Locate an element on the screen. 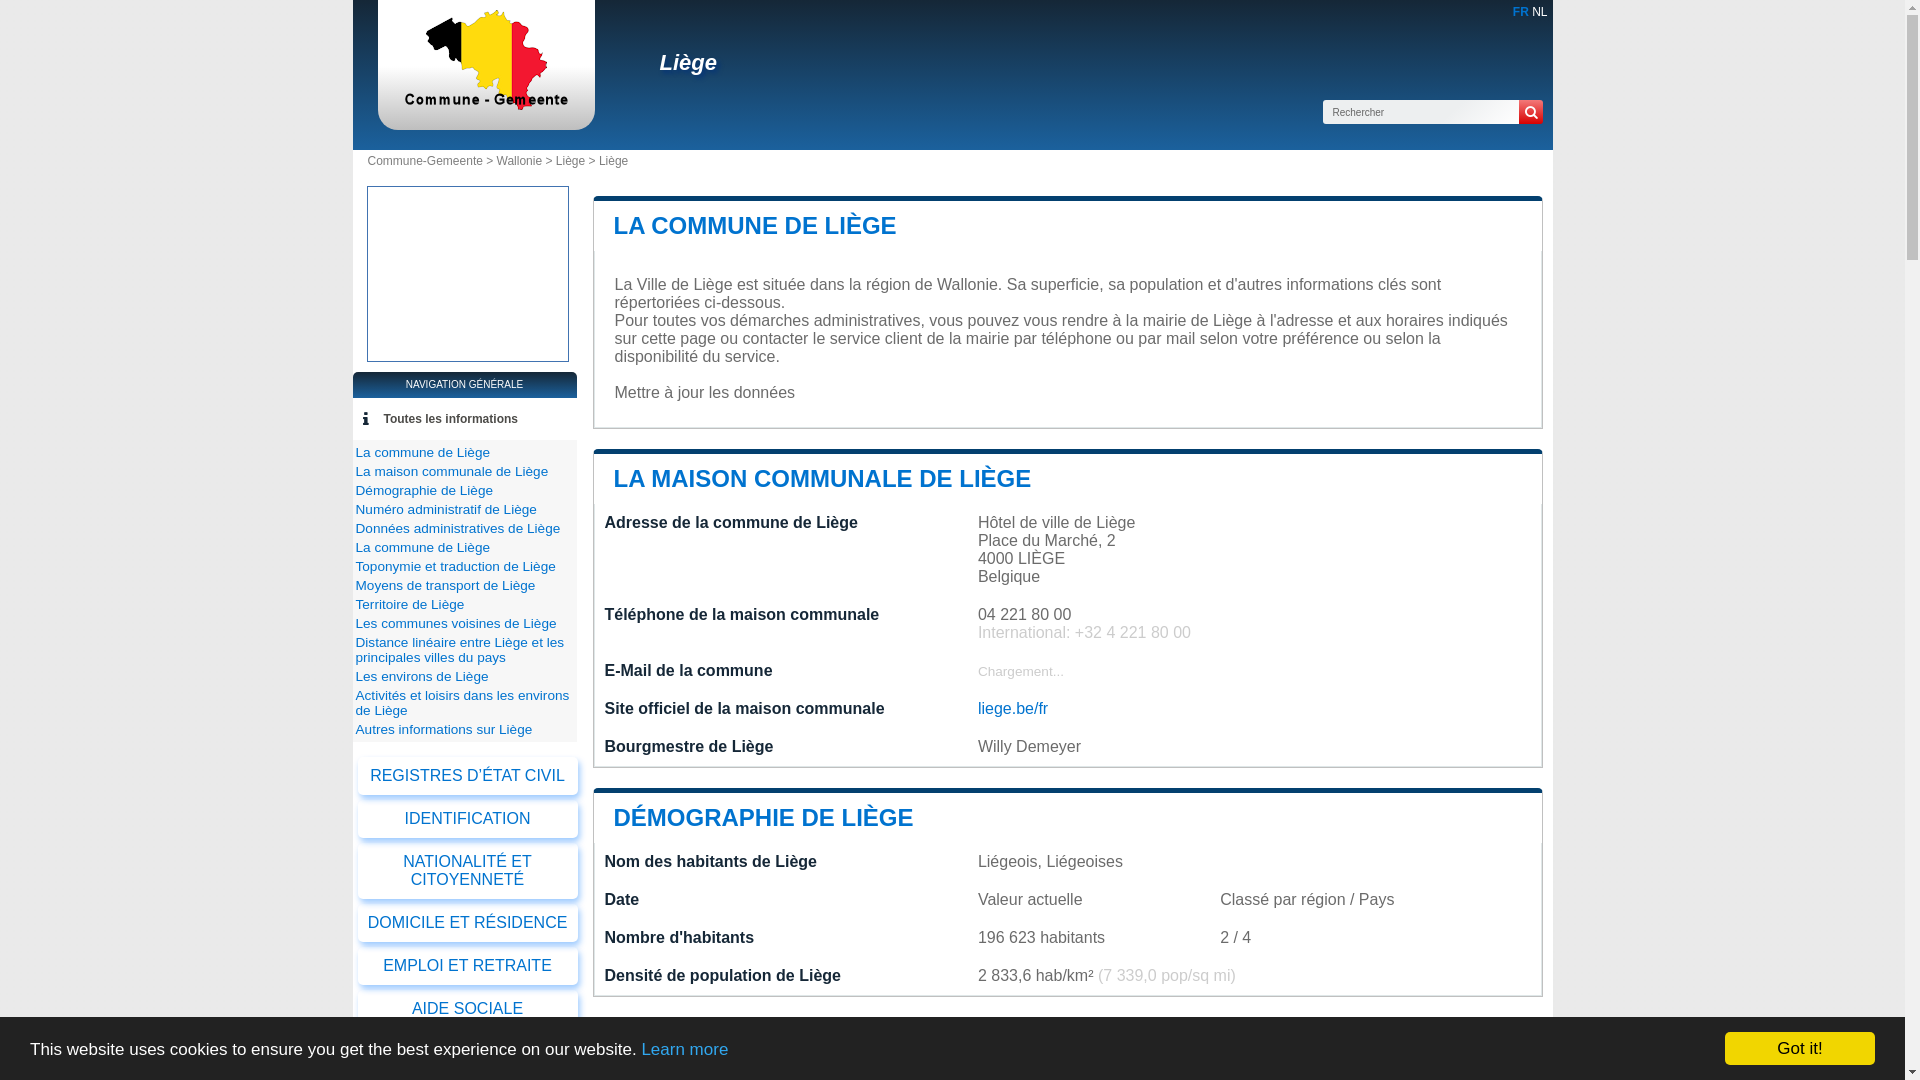 The height and width of the screenshot is (1080, 1920). 'AUTOMOBILE' is located at coordinates (466, 1051).